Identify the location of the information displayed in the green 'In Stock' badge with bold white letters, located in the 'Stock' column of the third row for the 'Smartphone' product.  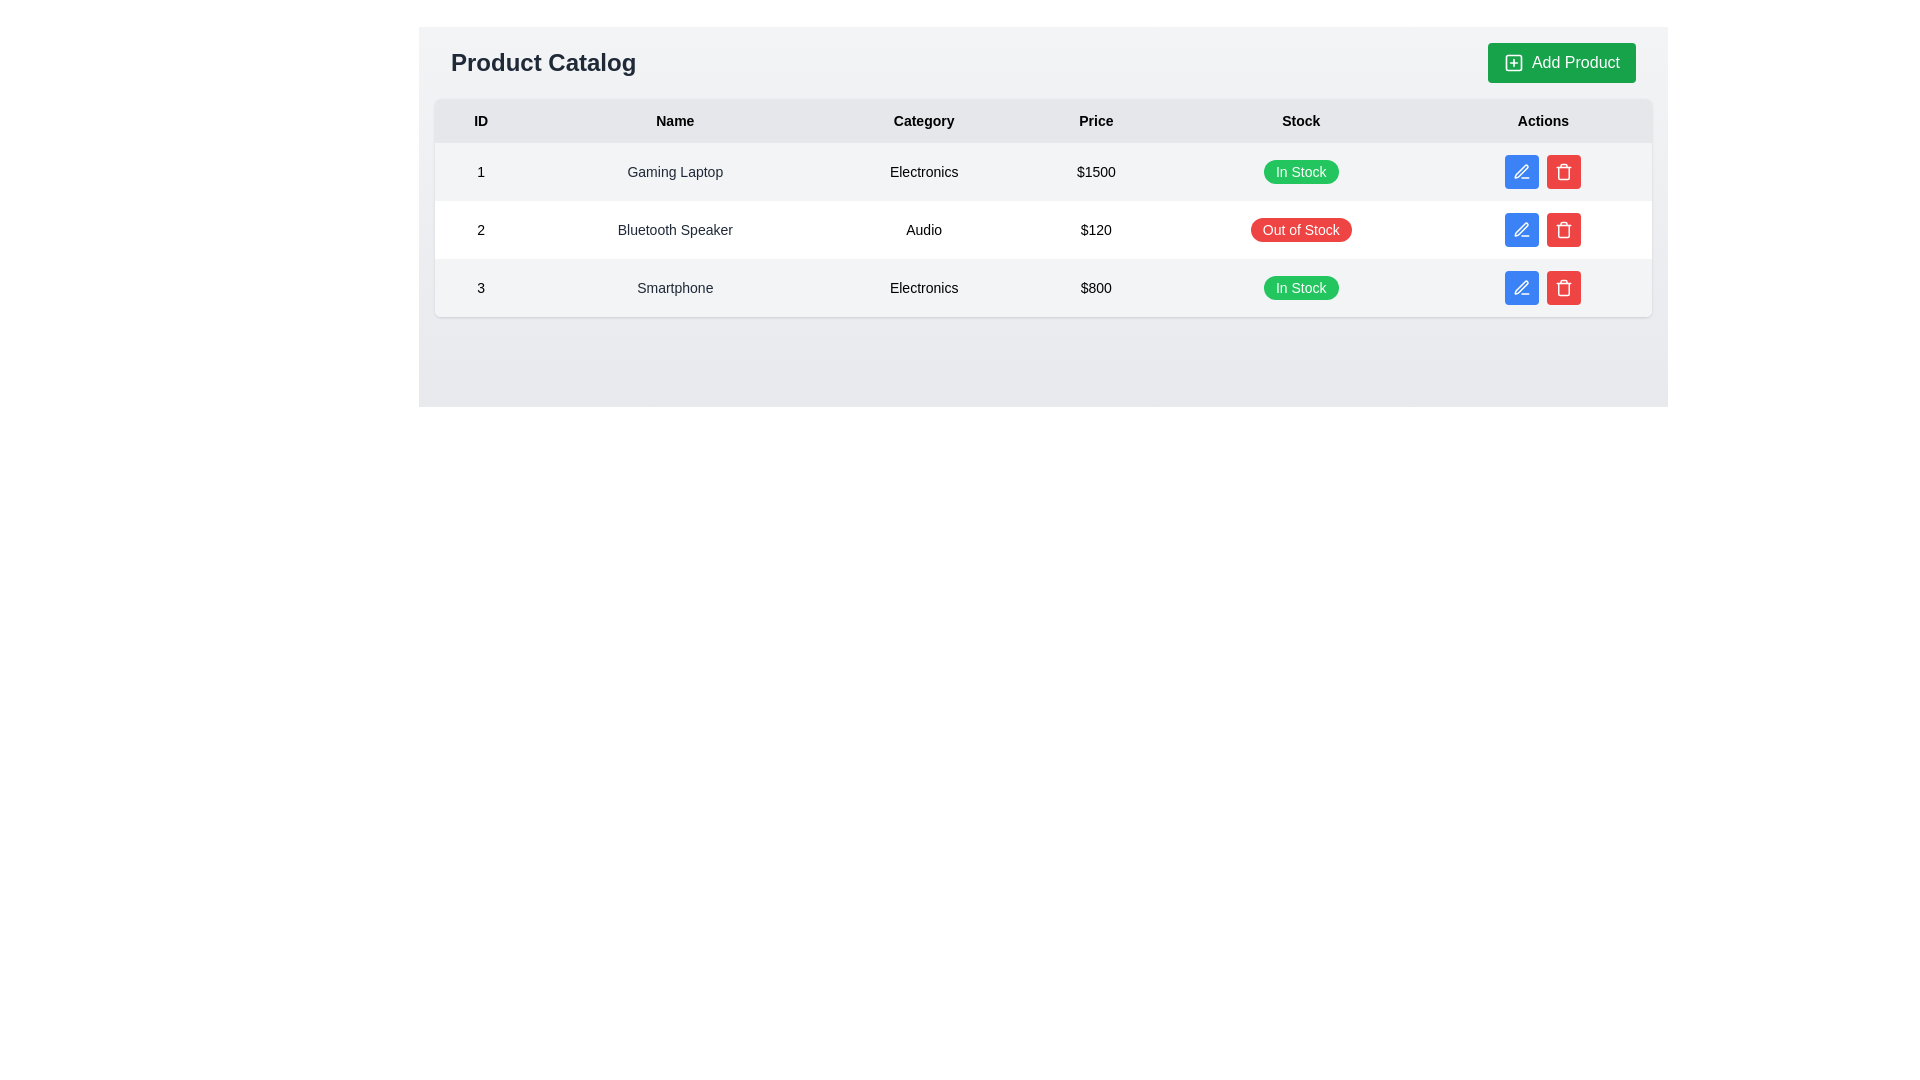
(1301, 288).